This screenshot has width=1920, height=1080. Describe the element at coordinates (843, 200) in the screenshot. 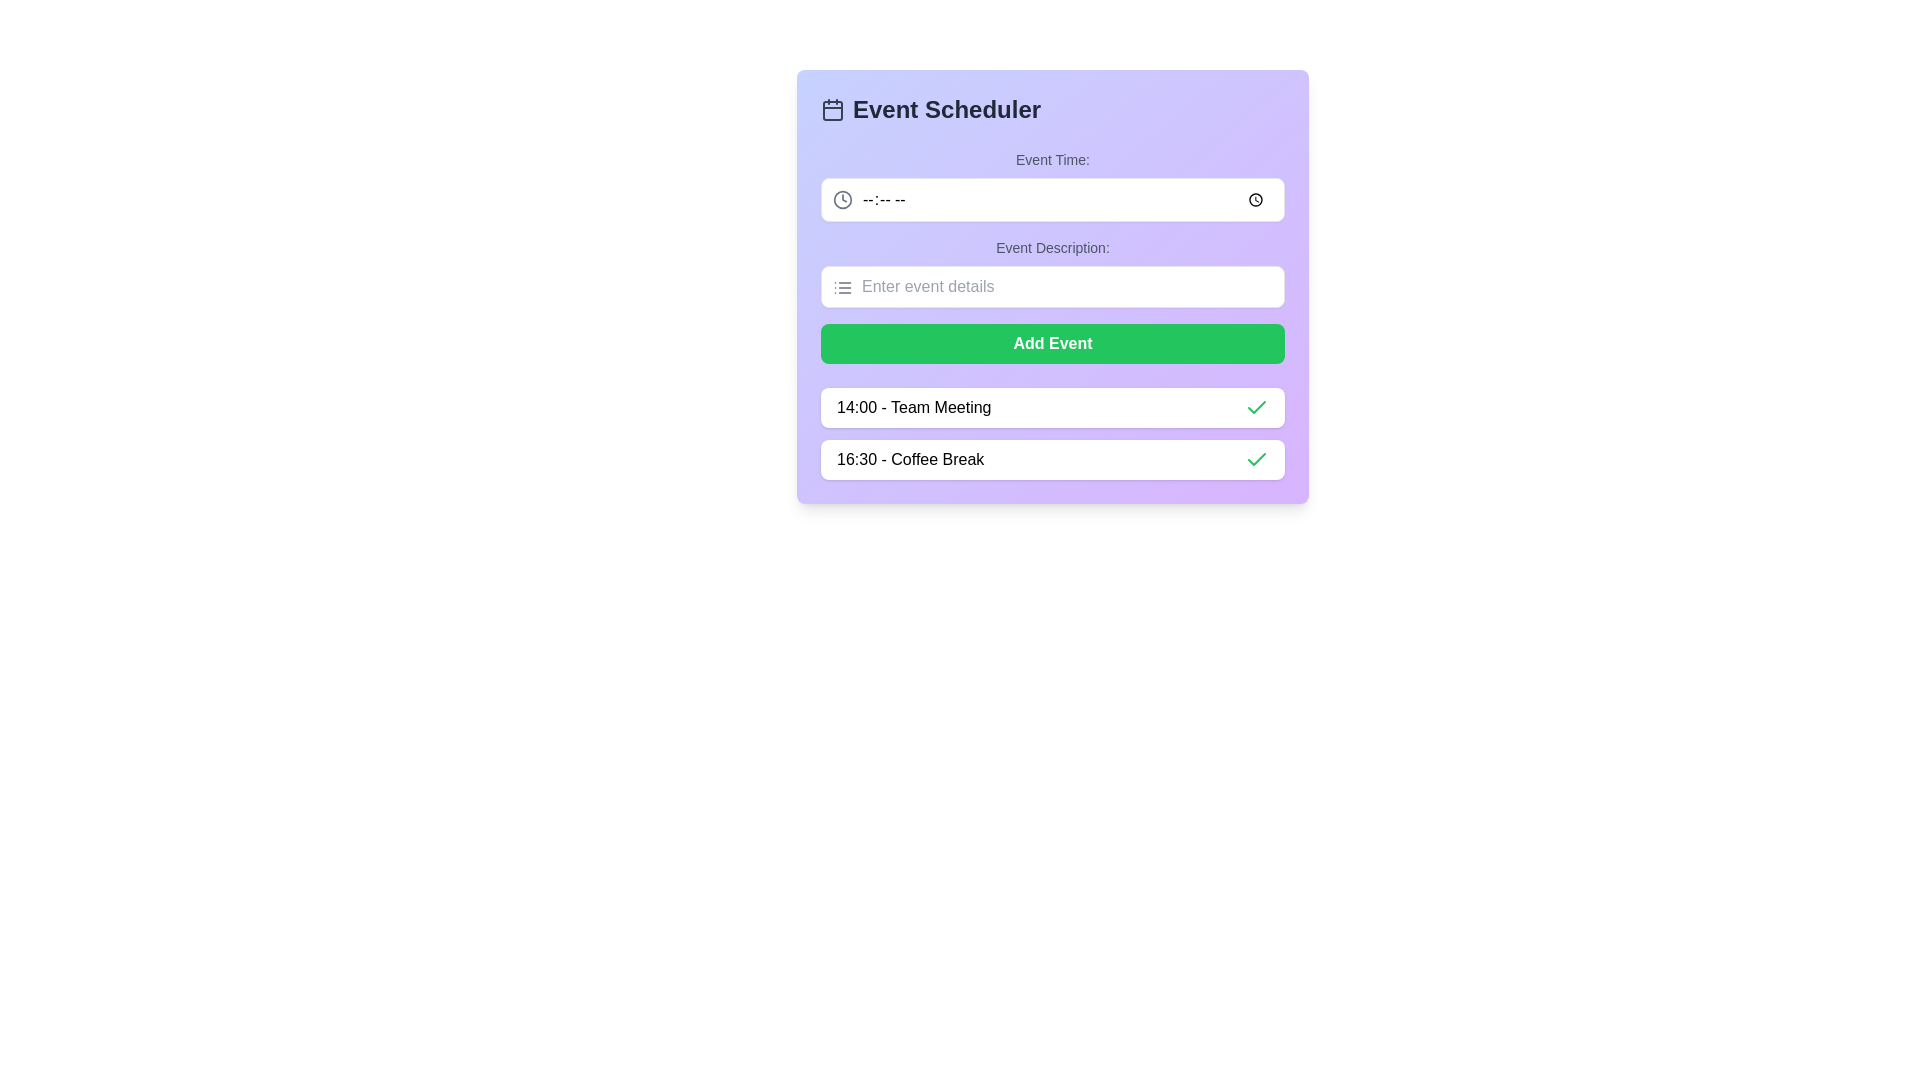

I see `circular SVG vector graphic element inside the clock icon, located to the left of the 'Event Time' input field, for debugging purposes` at that location.